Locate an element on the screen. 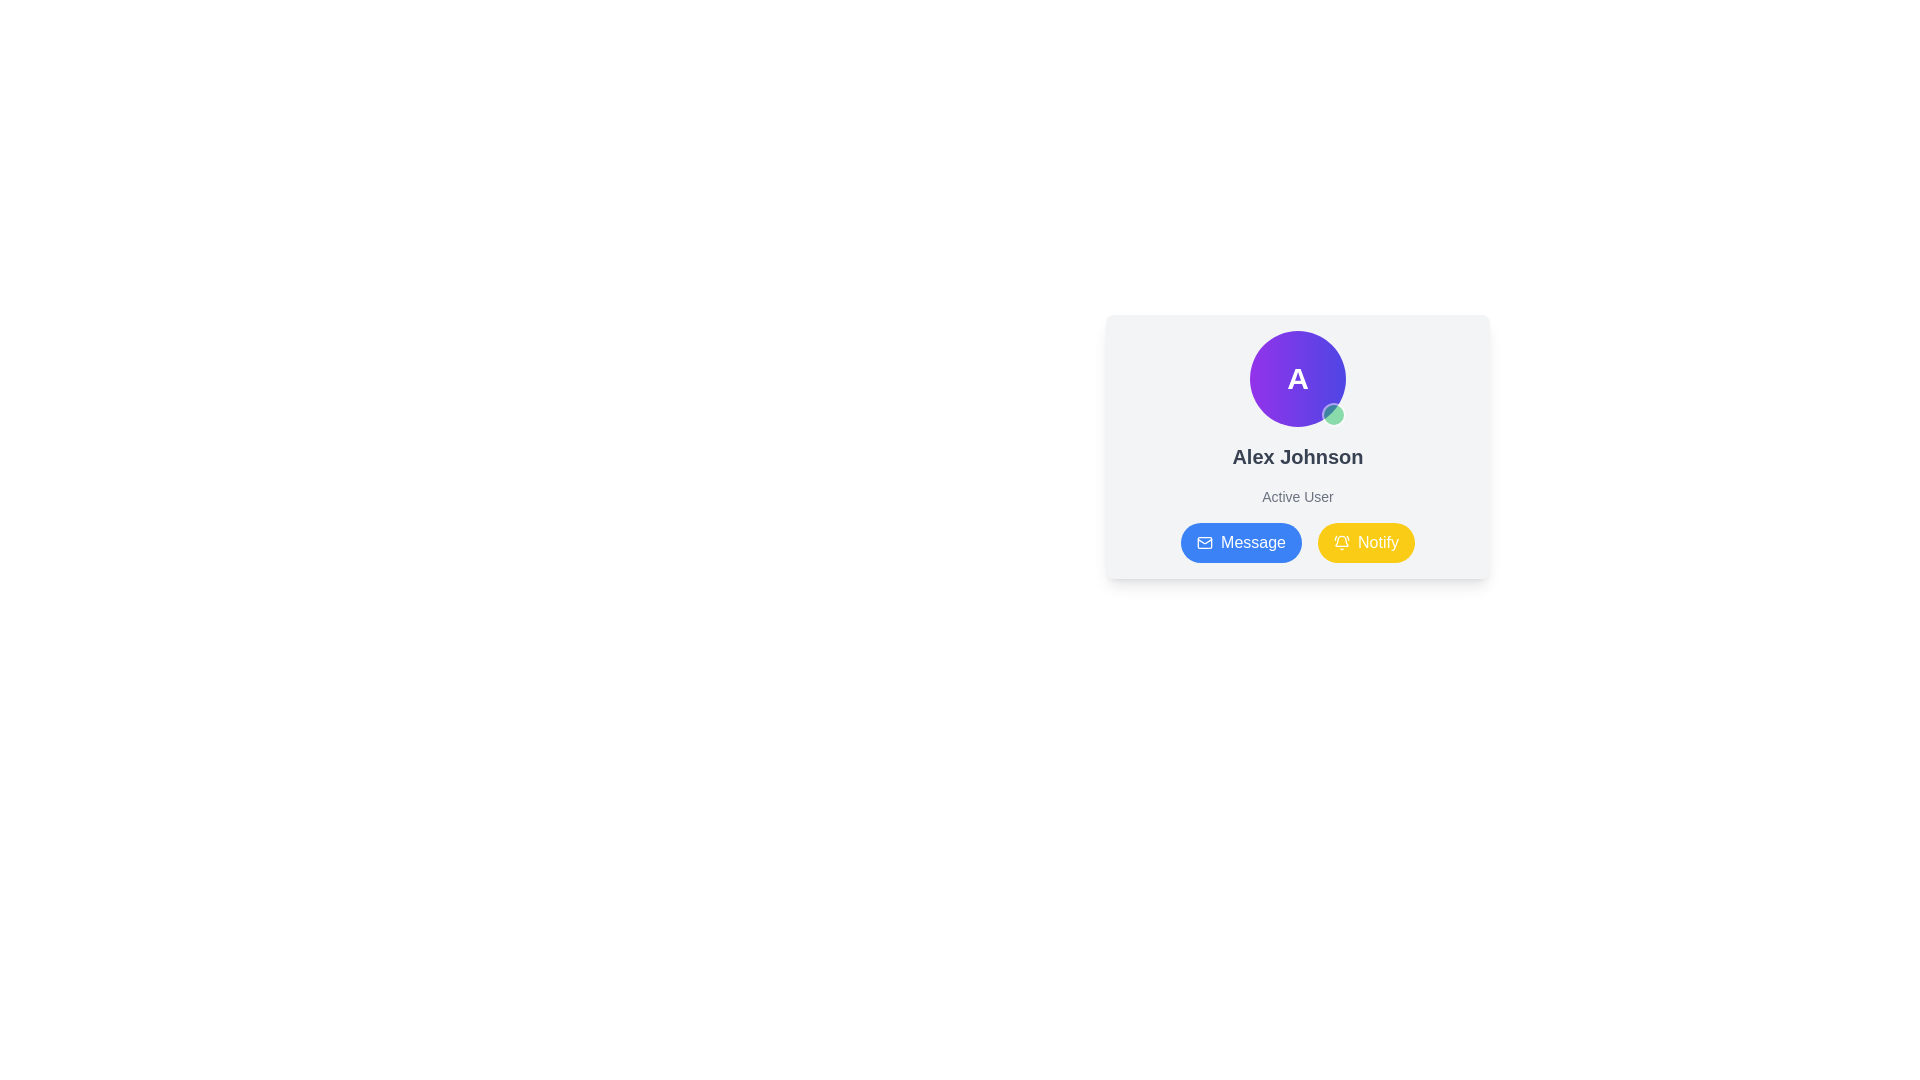 The height and width of the screenshot is (1080, 1920). the small circular Status Indicator with a green background located at the bottom-right corner of the circular profile picture on the card layout is located at coordinates (1334, 414).